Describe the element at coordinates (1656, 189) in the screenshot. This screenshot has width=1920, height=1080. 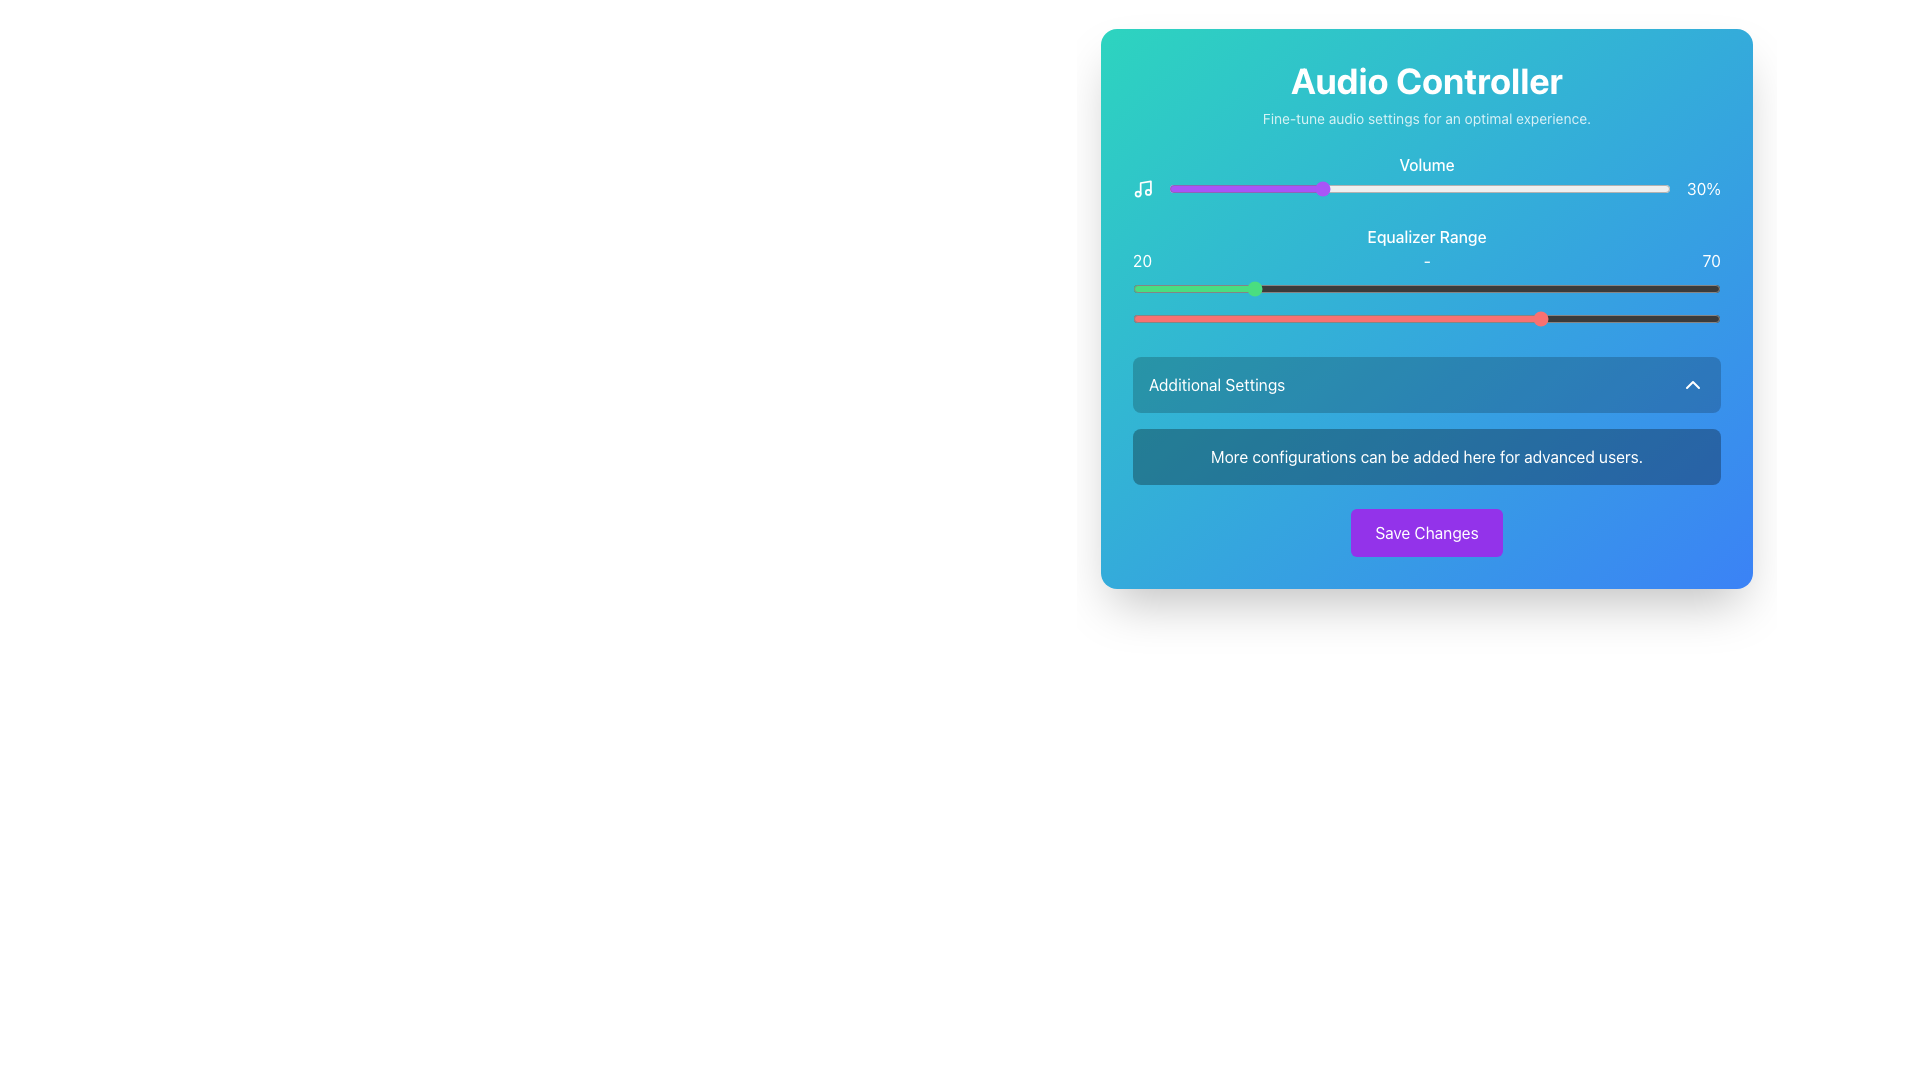
I see `the volume slider` at that location.